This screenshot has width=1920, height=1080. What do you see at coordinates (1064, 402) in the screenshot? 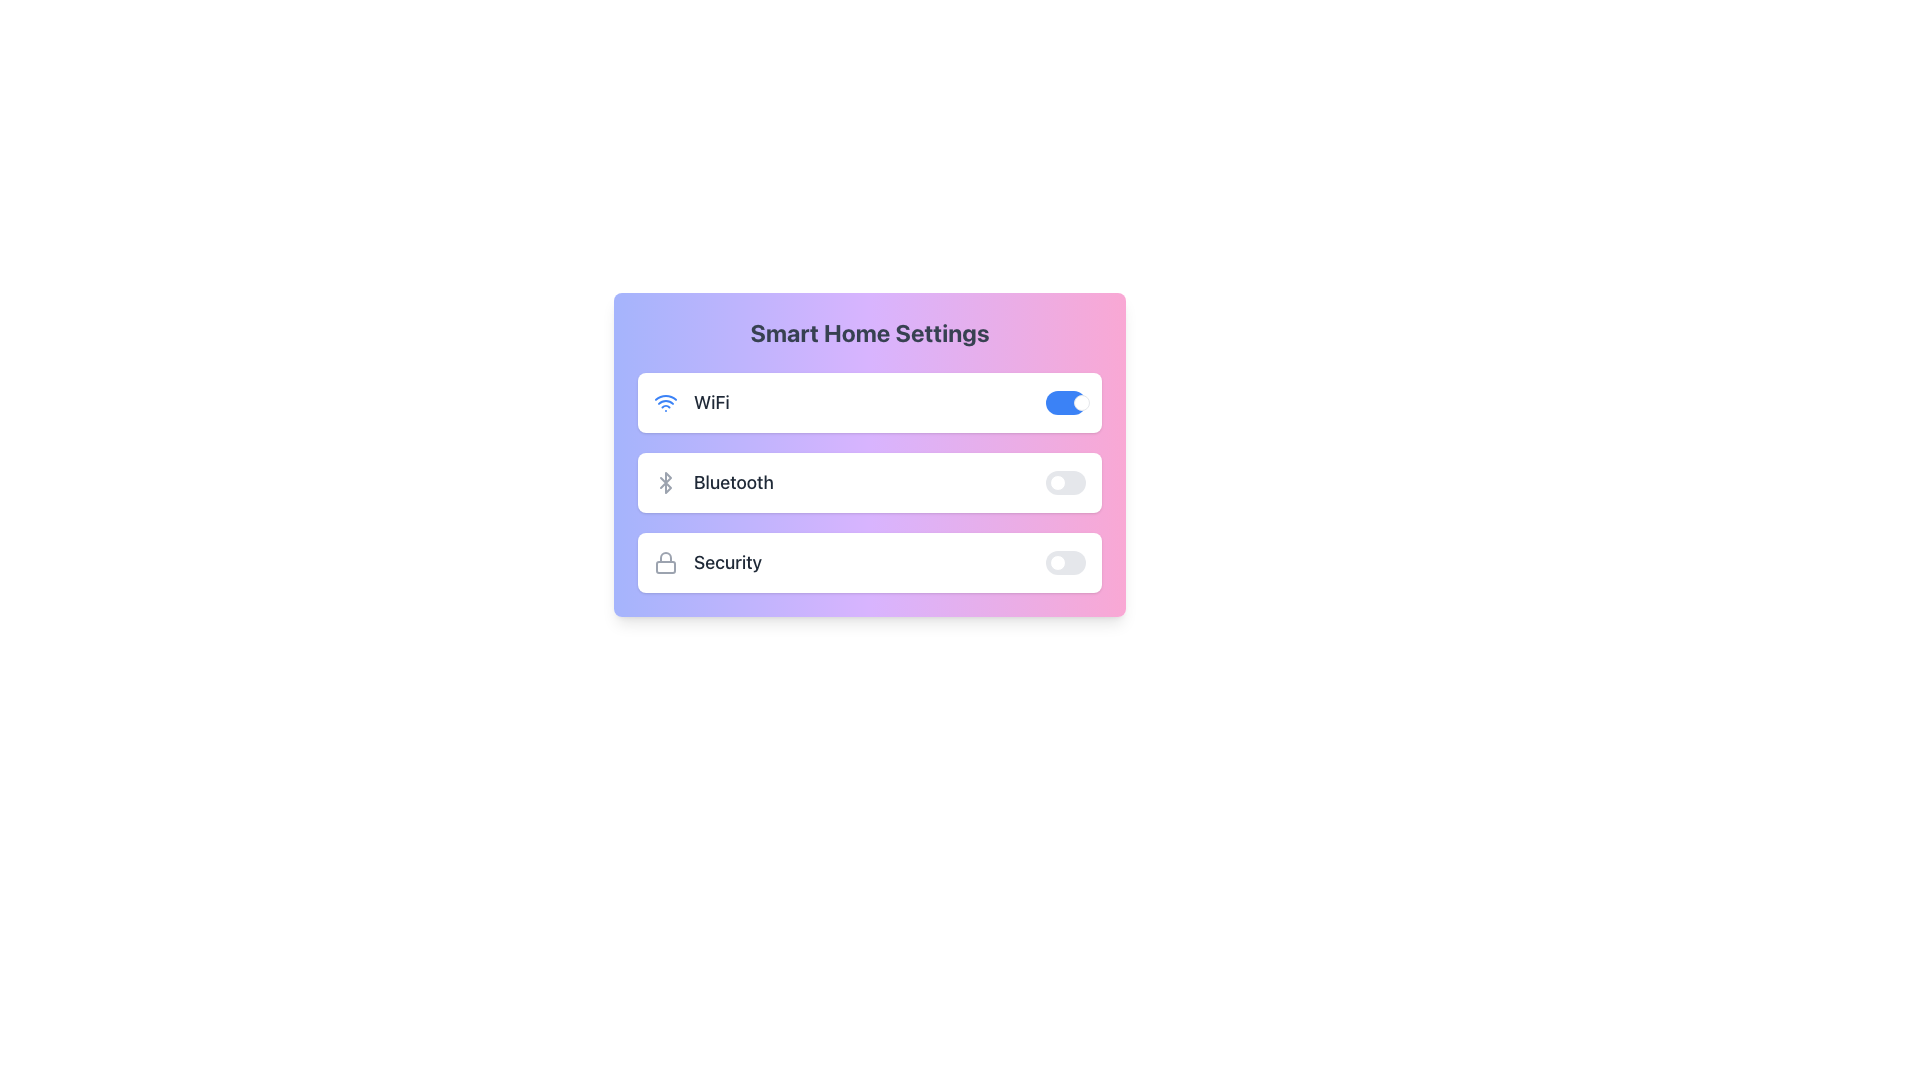
I see `the toggle switch styled with a blue and white appearance located in the top row of the 'Smart Home Settings' panel, to the right of the text 'WiFi'` at bounding box center [1064, 402].